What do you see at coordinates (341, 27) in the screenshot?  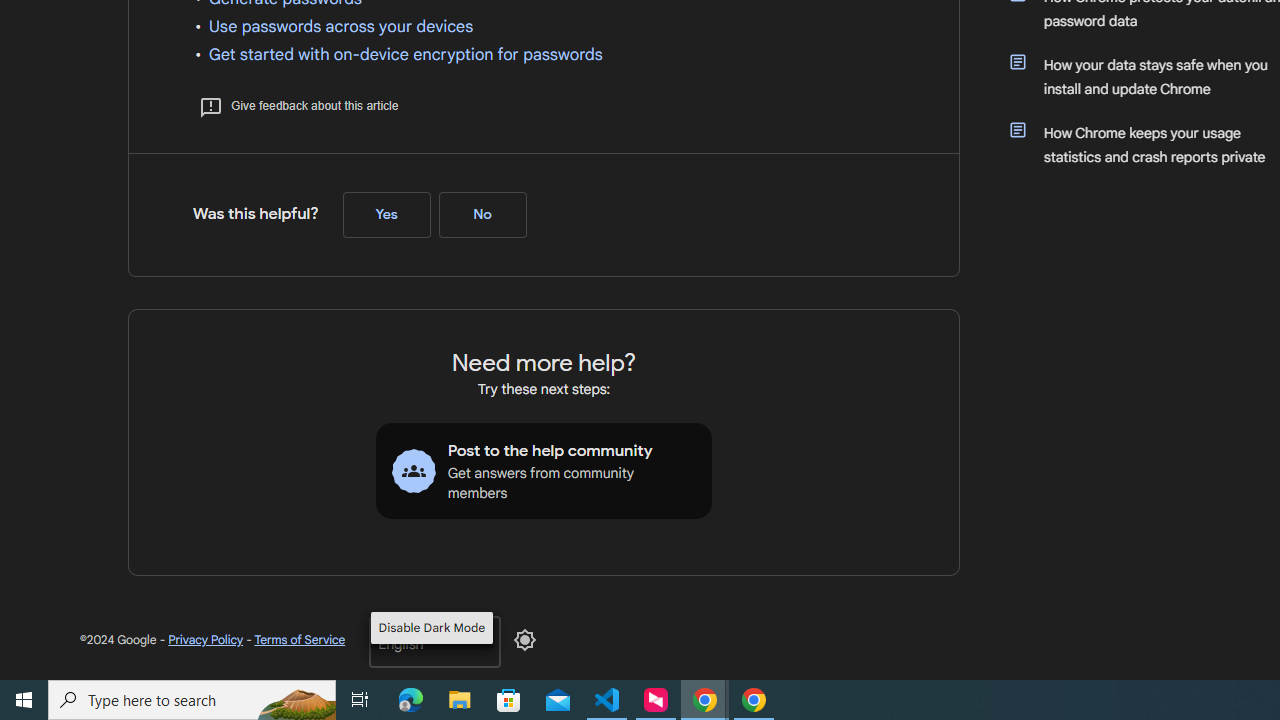 I see `'Use passwords across your devices'` at bounding box center [341, 27].